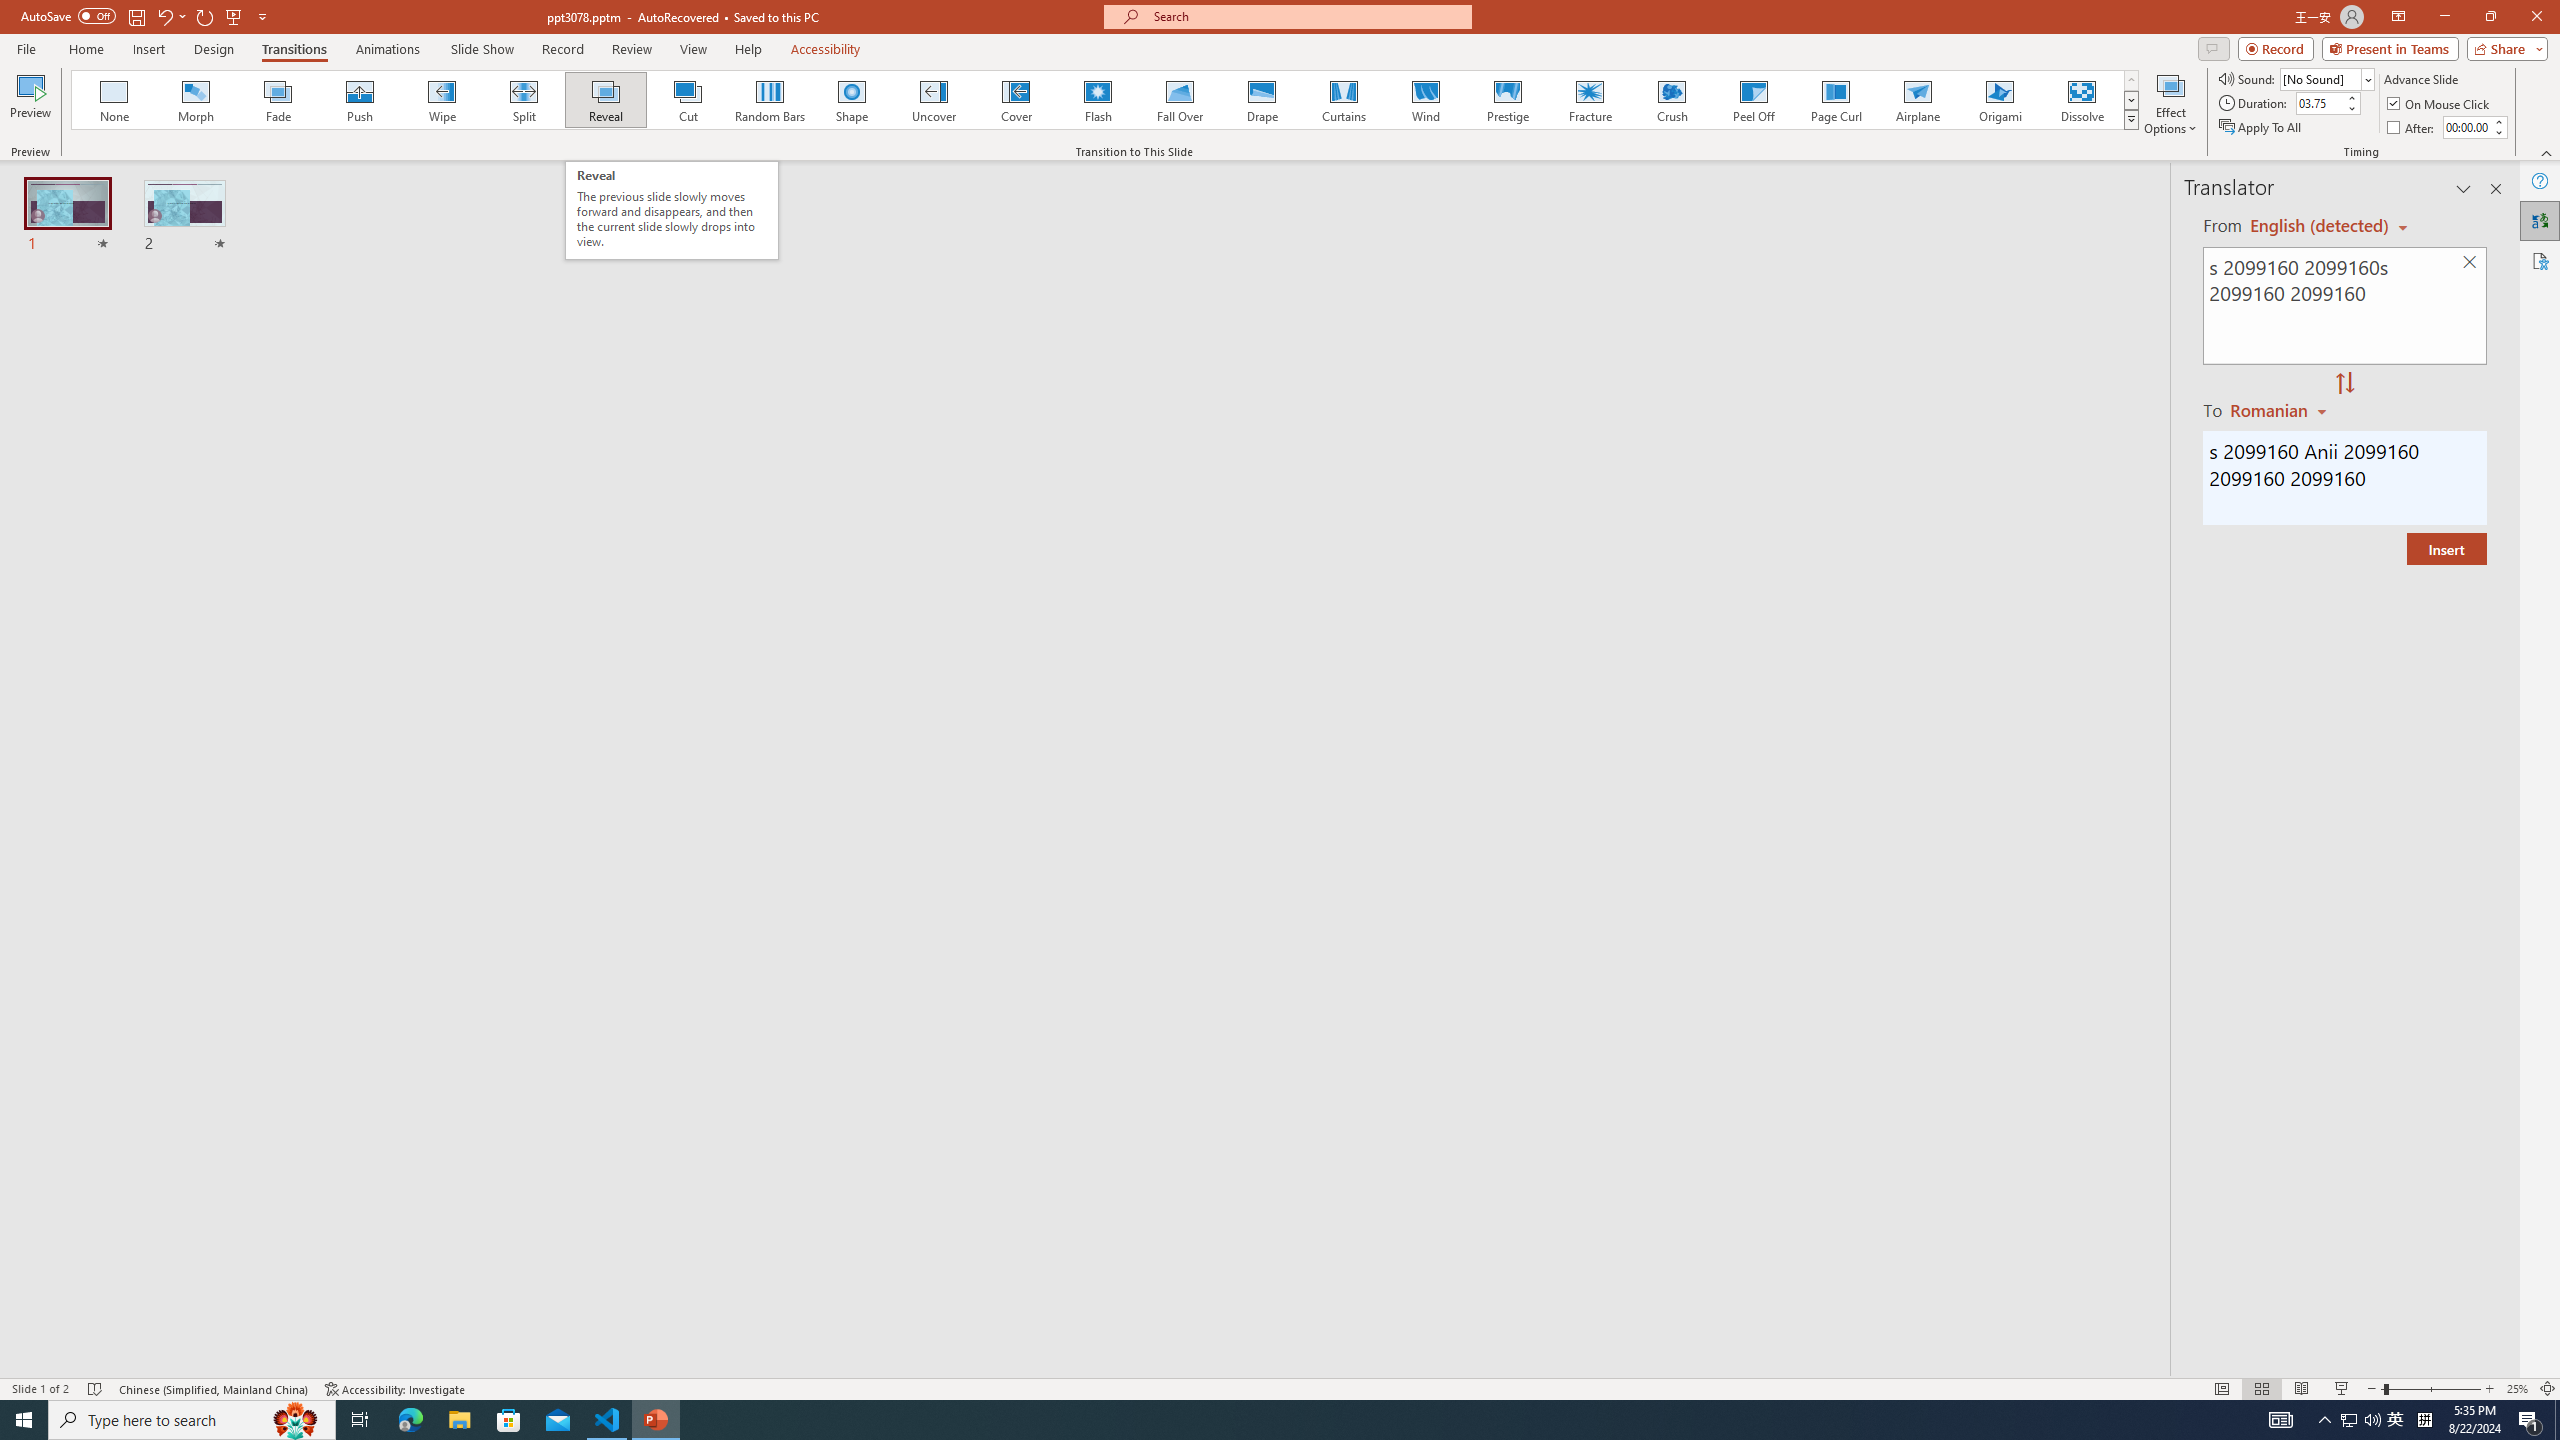  Describe the element at coordinates (2262, 127) in the screenshot. I see `'Apply To All'` at that location.